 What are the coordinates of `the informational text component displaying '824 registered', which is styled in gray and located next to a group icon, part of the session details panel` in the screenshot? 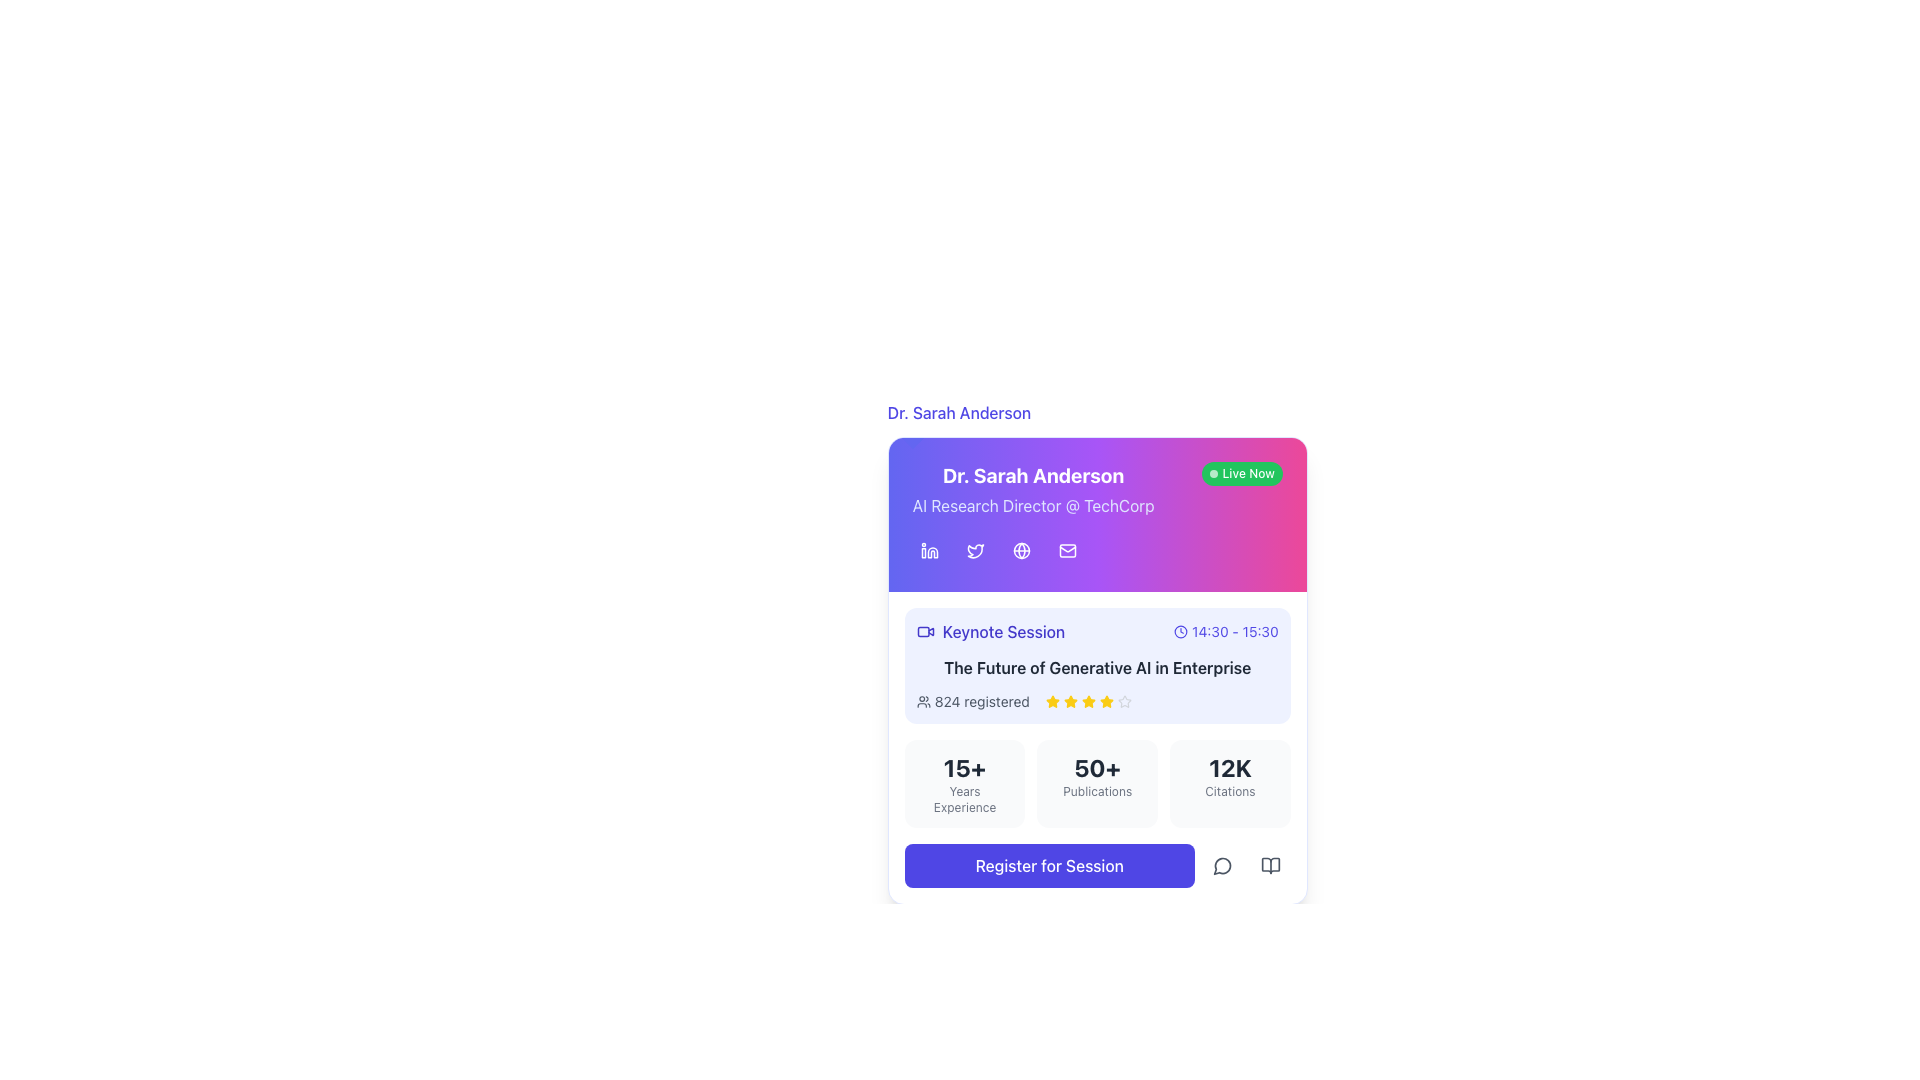 It's located at (982, 701).